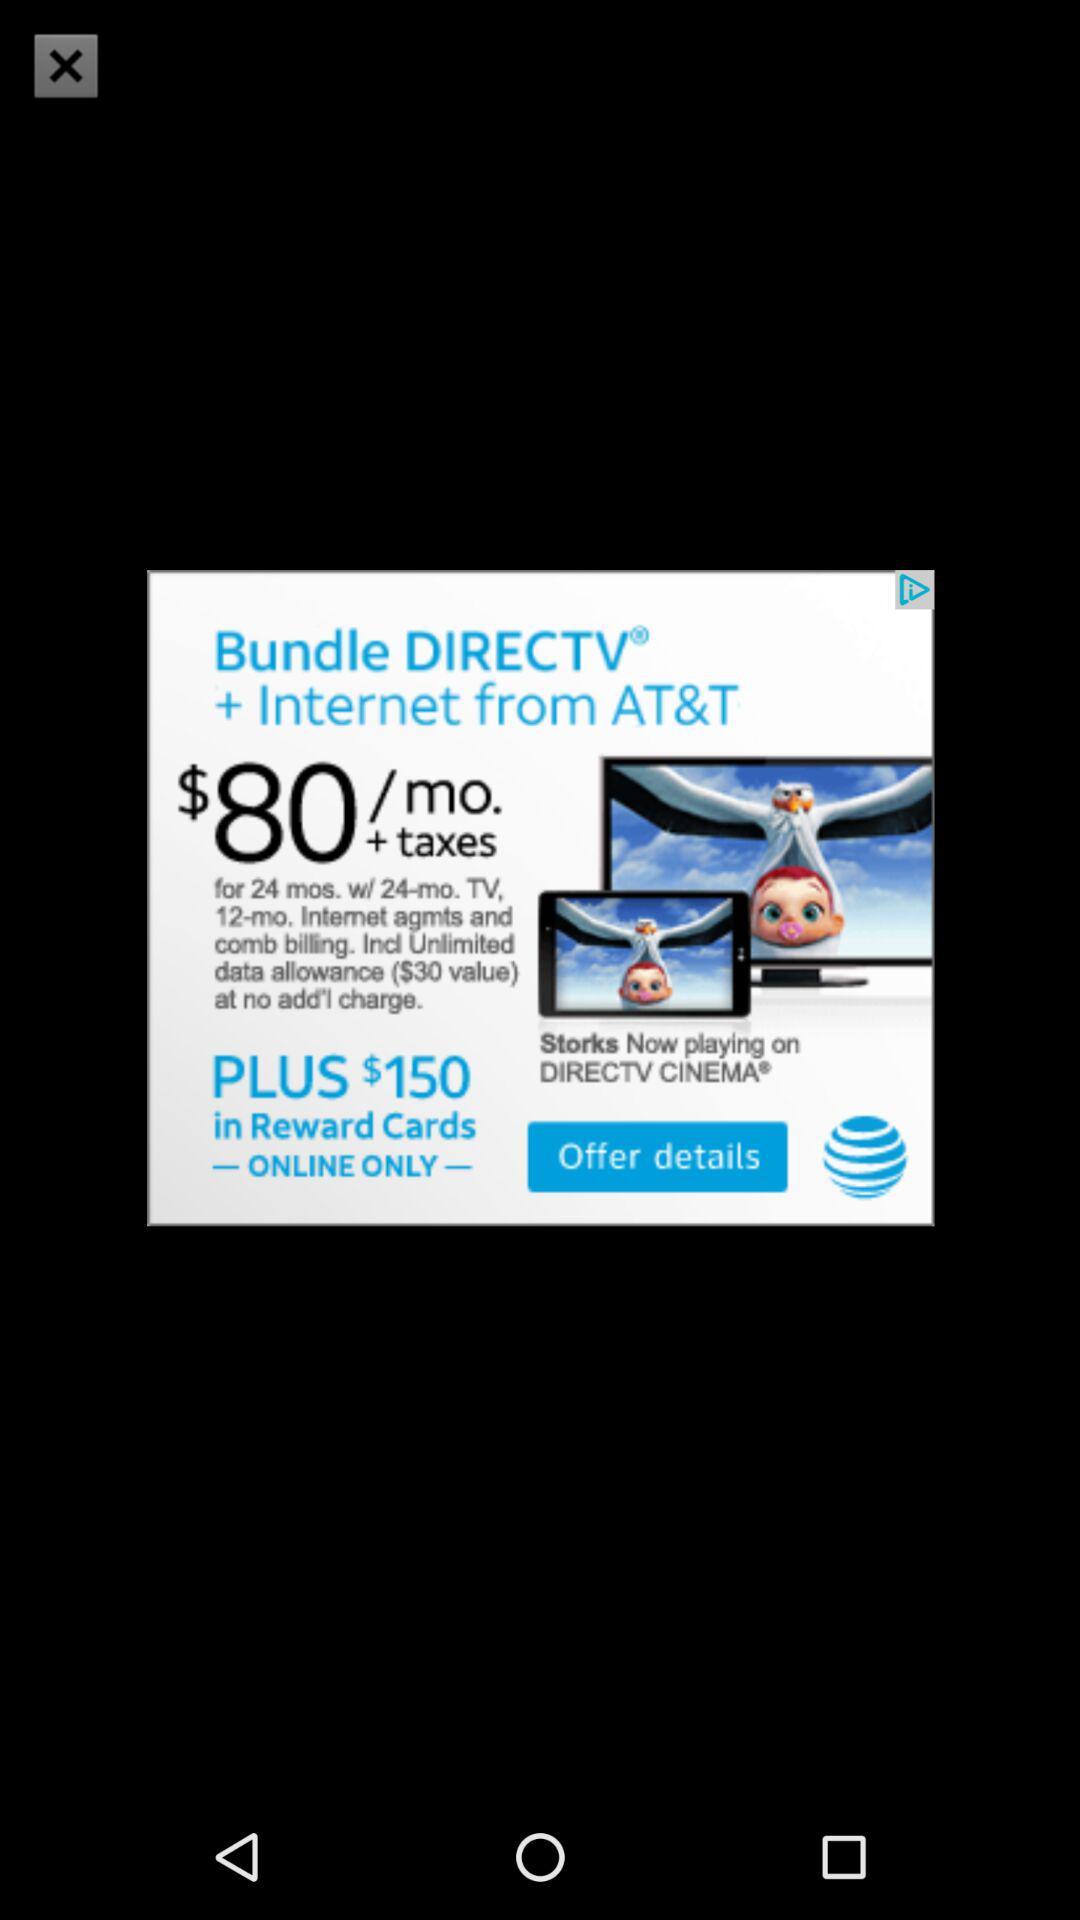  What do you see at coordinates (64, 70) in the screenshot?
I see `the close icon` at bounding box center [64, 70].